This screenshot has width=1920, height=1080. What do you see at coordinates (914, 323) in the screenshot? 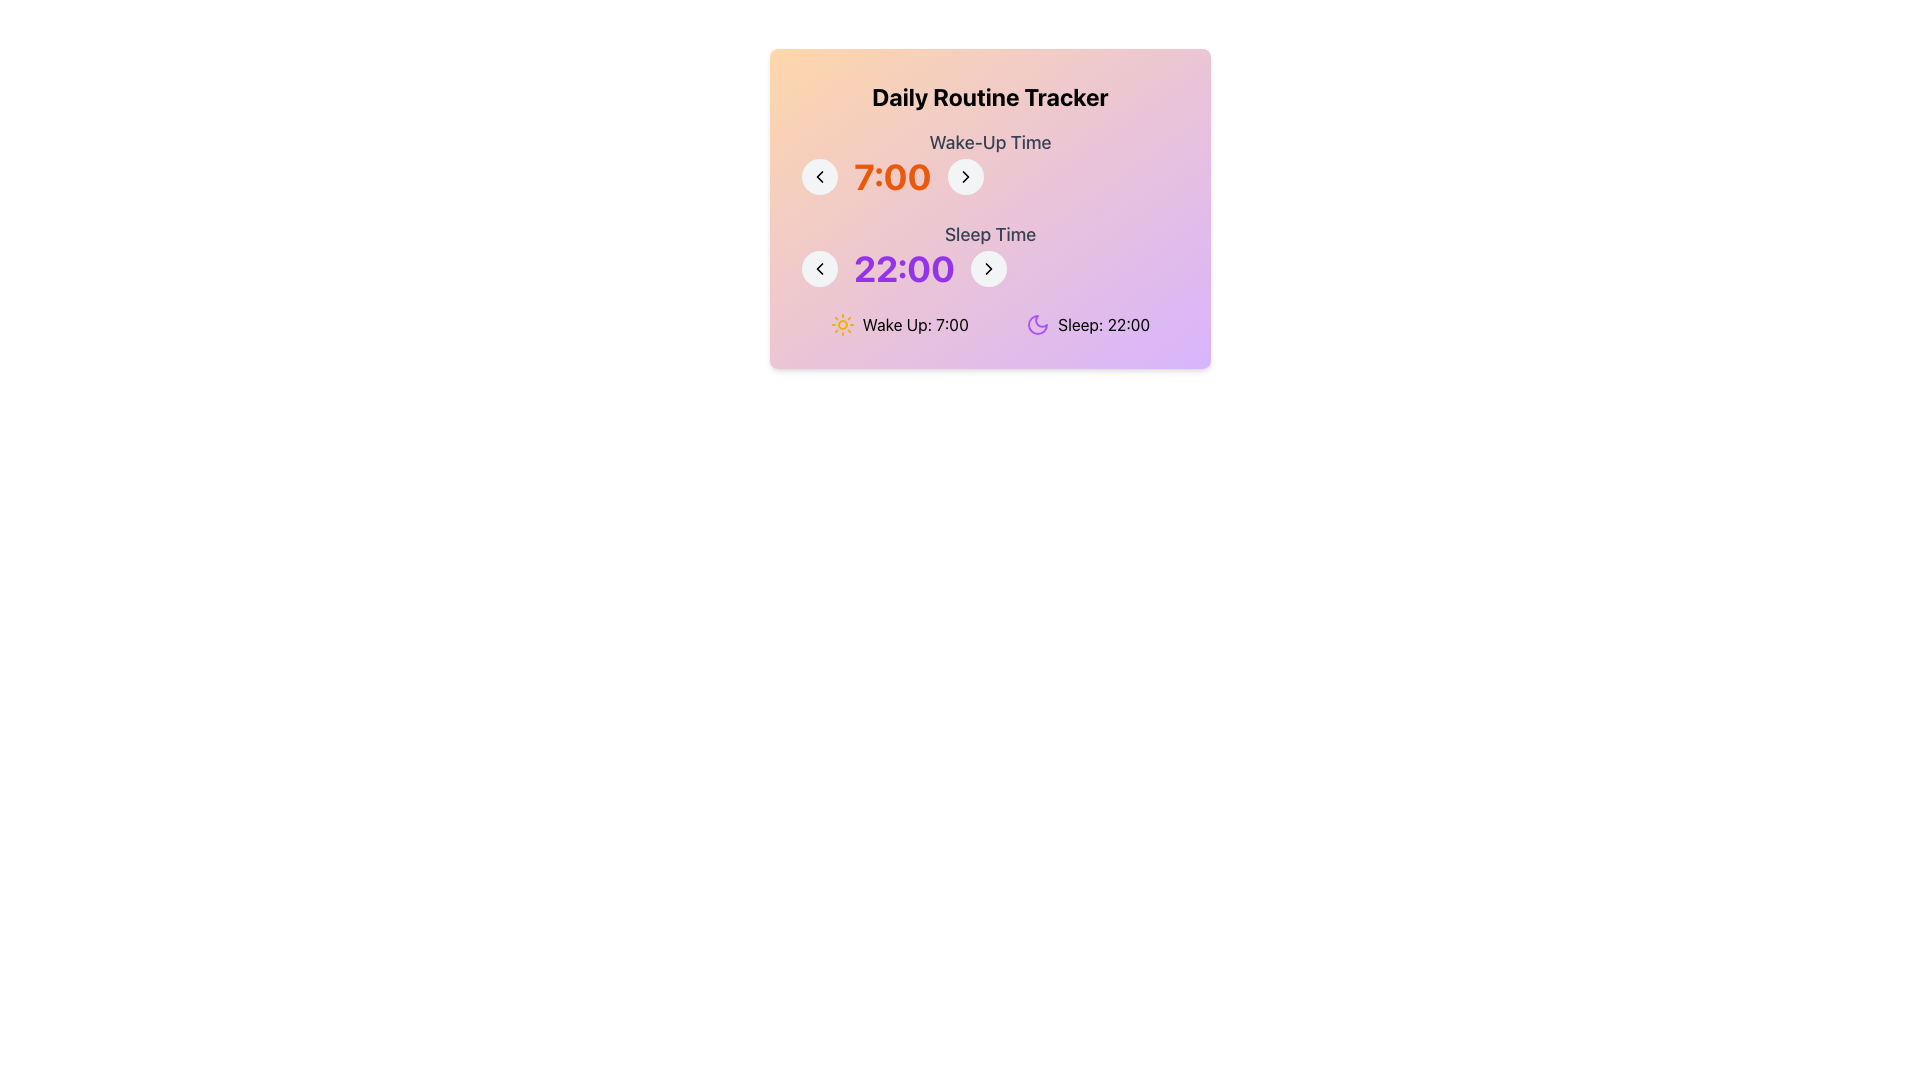
I see `the informative label indicating the wake-up time, which is positioned to the right of the sun icon in the bottom section of the 'Daily Routine Tracker' card` at bounding box center [914, 323].